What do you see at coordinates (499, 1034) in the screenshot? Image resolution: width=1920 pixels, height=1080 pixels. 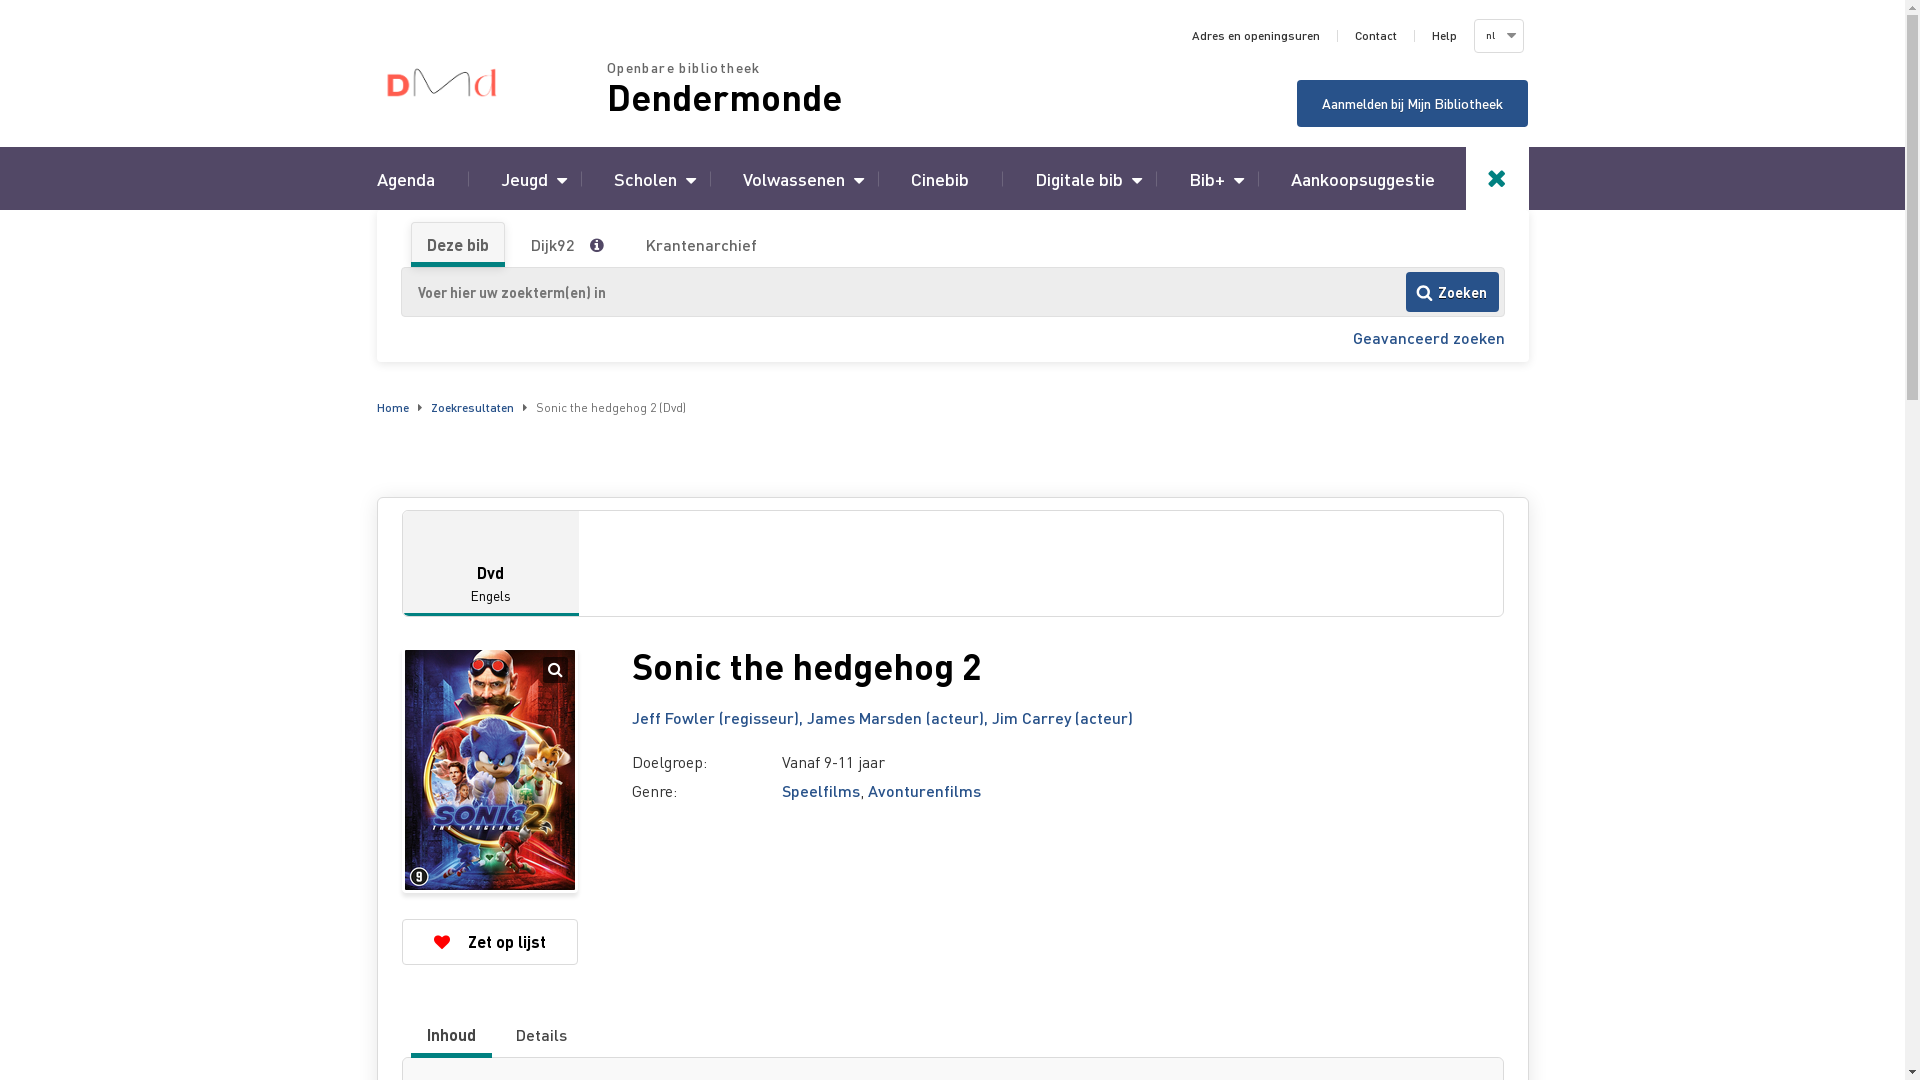 I see `'Details'` at bounding box center [499, 1034].